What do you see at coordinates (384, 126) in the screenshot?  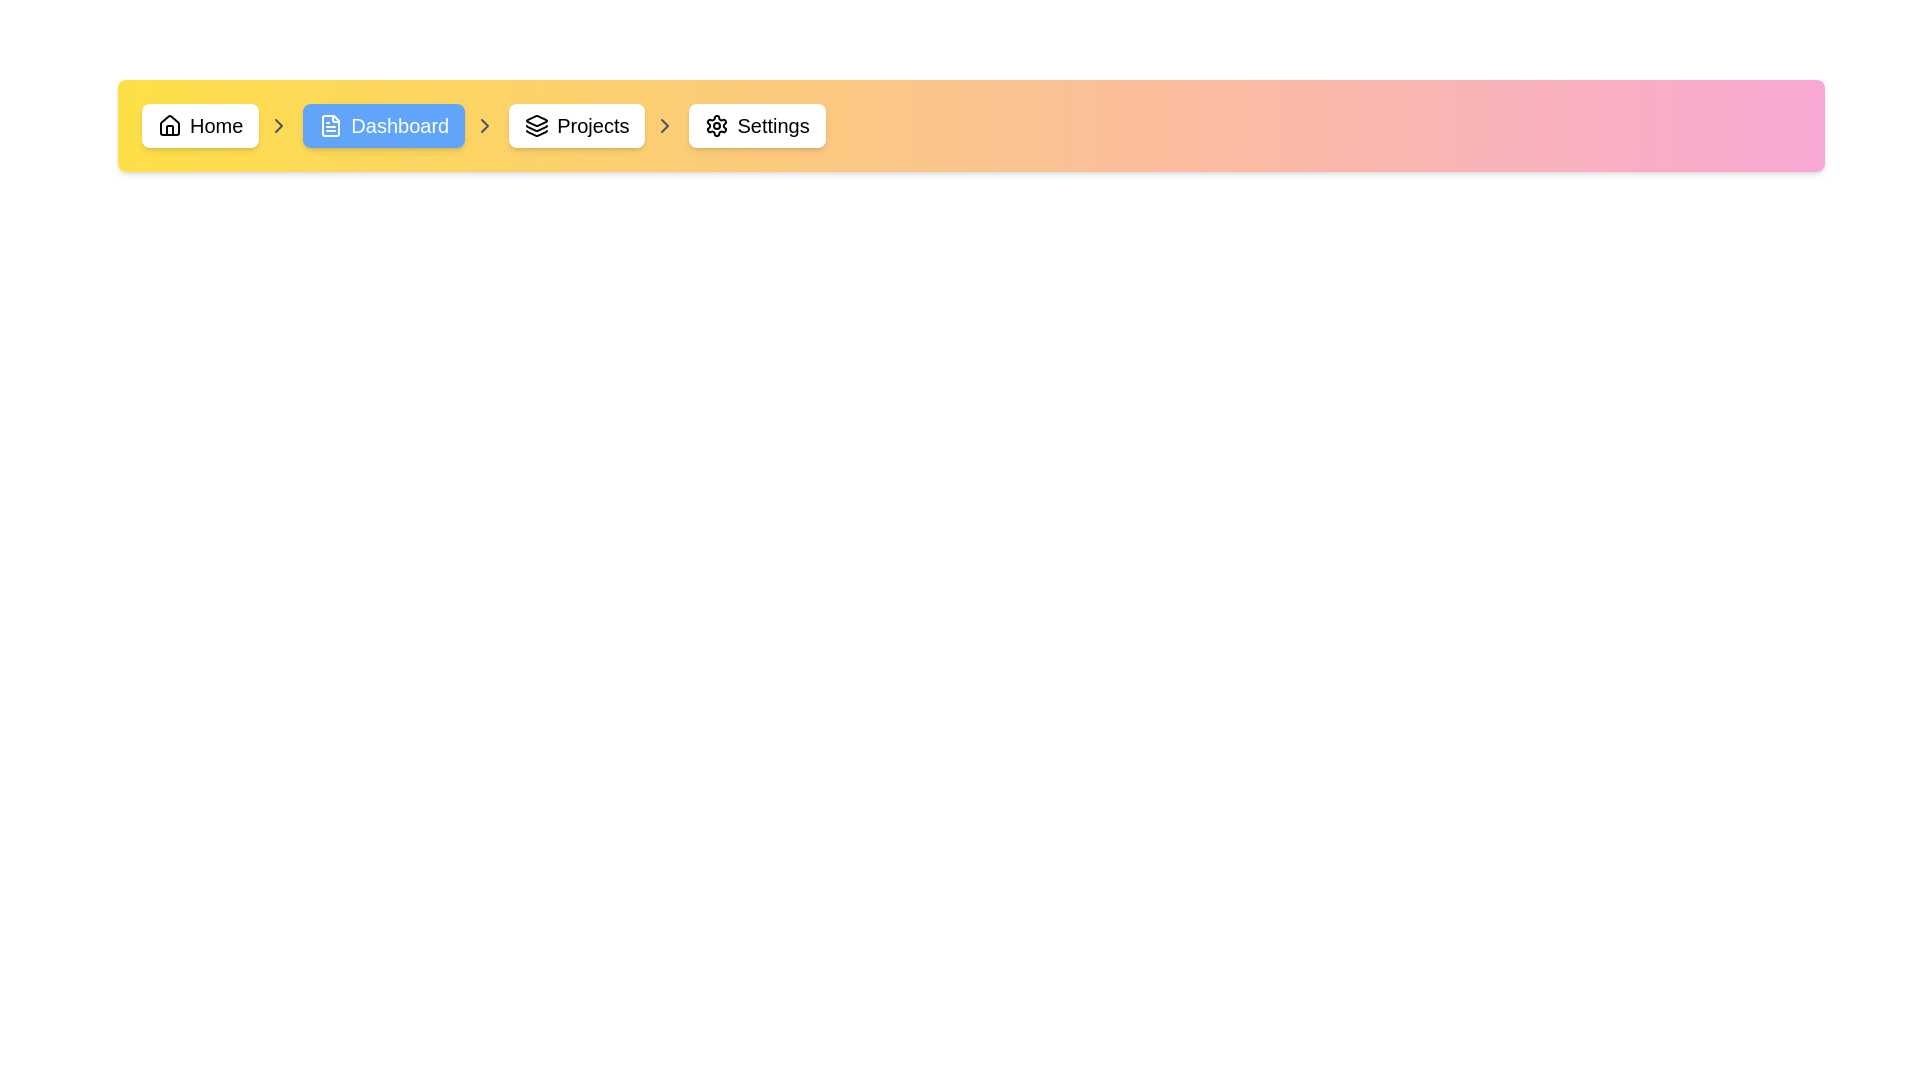 I see `the navigation button that redirects to the 'Dashboard' page, located in the horizontal navigation bar as the second button from the left, positioned between the 'Home' and 'Projects' buttons` at bounding box center [384, 126].